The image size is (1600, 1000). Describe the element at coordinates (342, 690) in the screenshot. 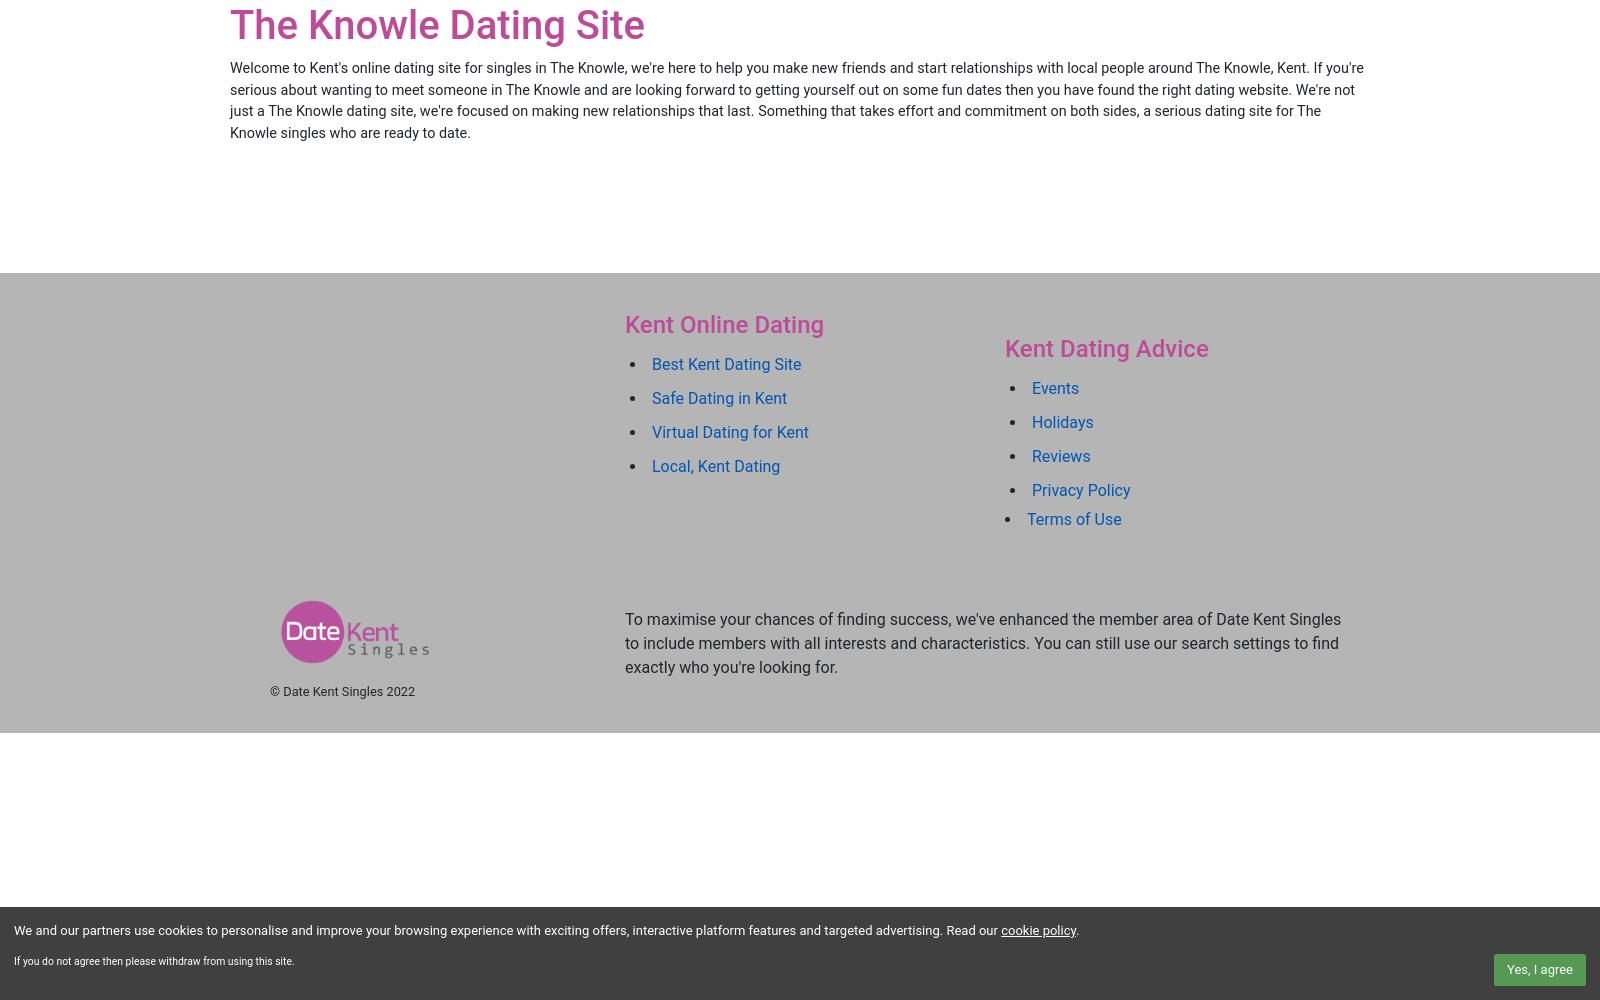

I see `'© Date Kent Singles 2022'` at that location.